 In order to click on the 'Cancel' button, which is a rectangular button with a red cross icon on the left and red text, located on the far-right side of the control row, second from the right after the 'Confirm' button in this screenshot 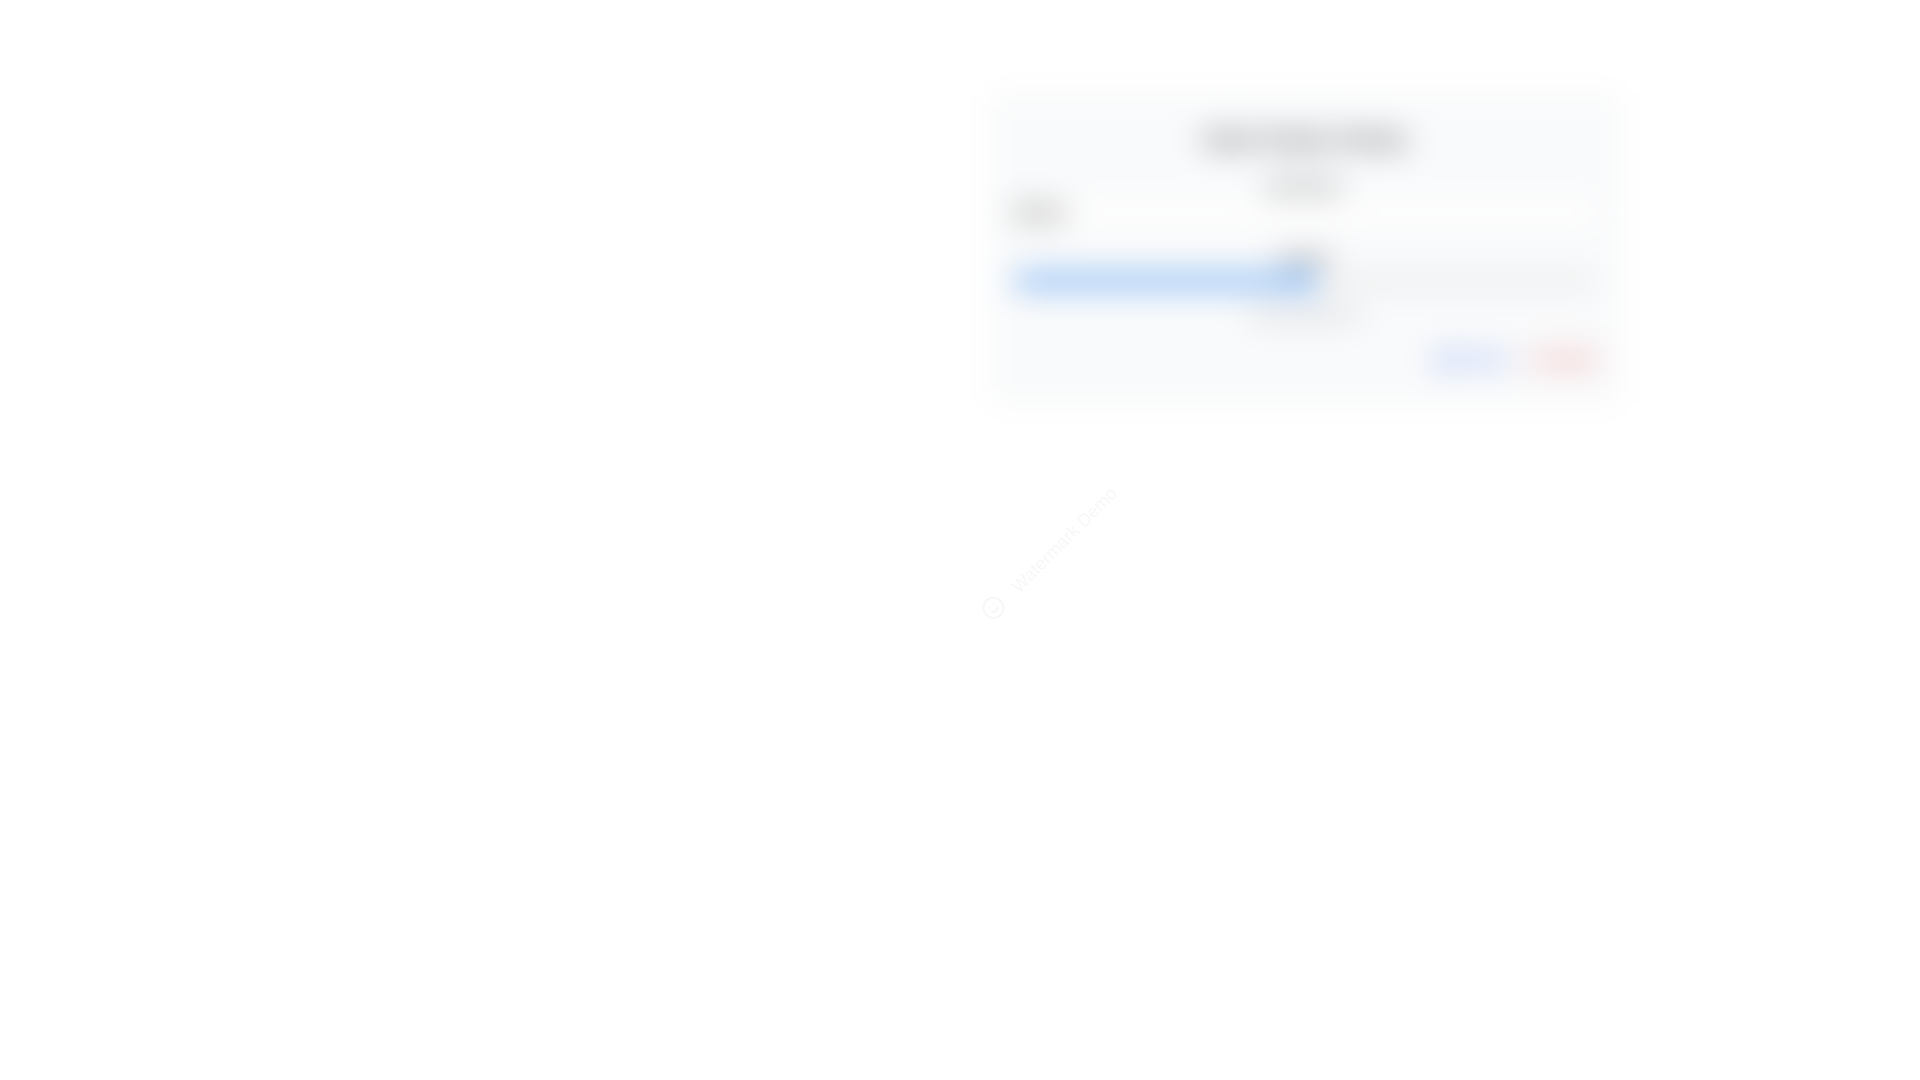, I will do `click(1560, 358)`.